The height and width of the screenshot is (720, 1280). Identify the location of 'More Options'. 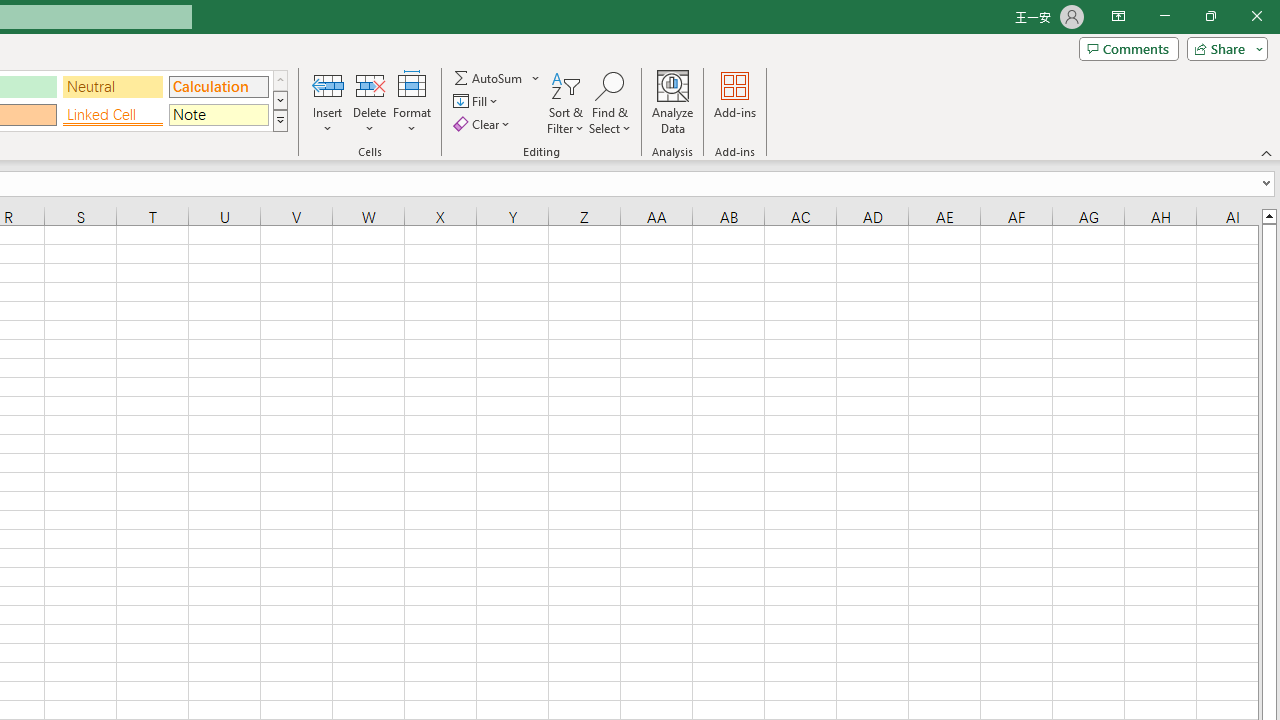
(536, 77).